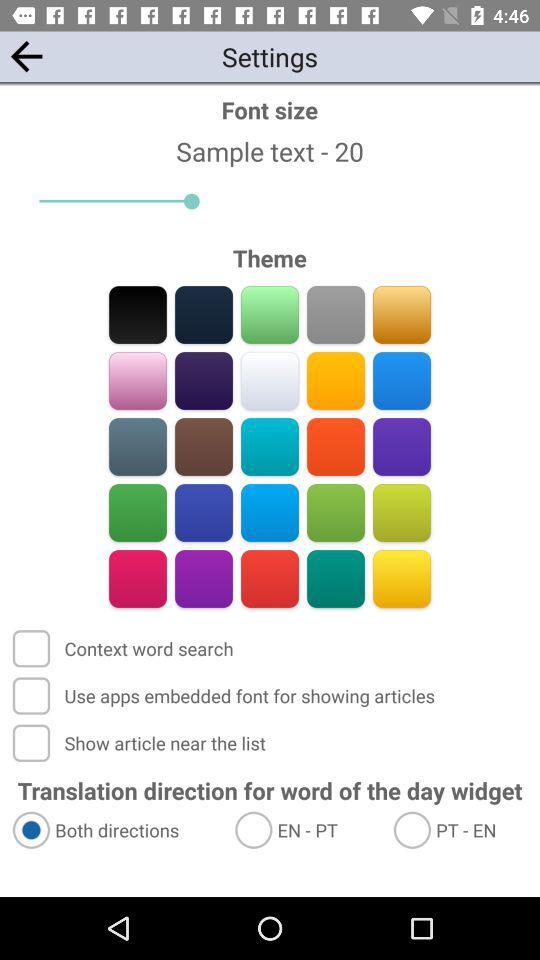  What do you see at coordinates (270, 314) in the screenshot?
I see `go bought ways` at bounding box center [270, 314].